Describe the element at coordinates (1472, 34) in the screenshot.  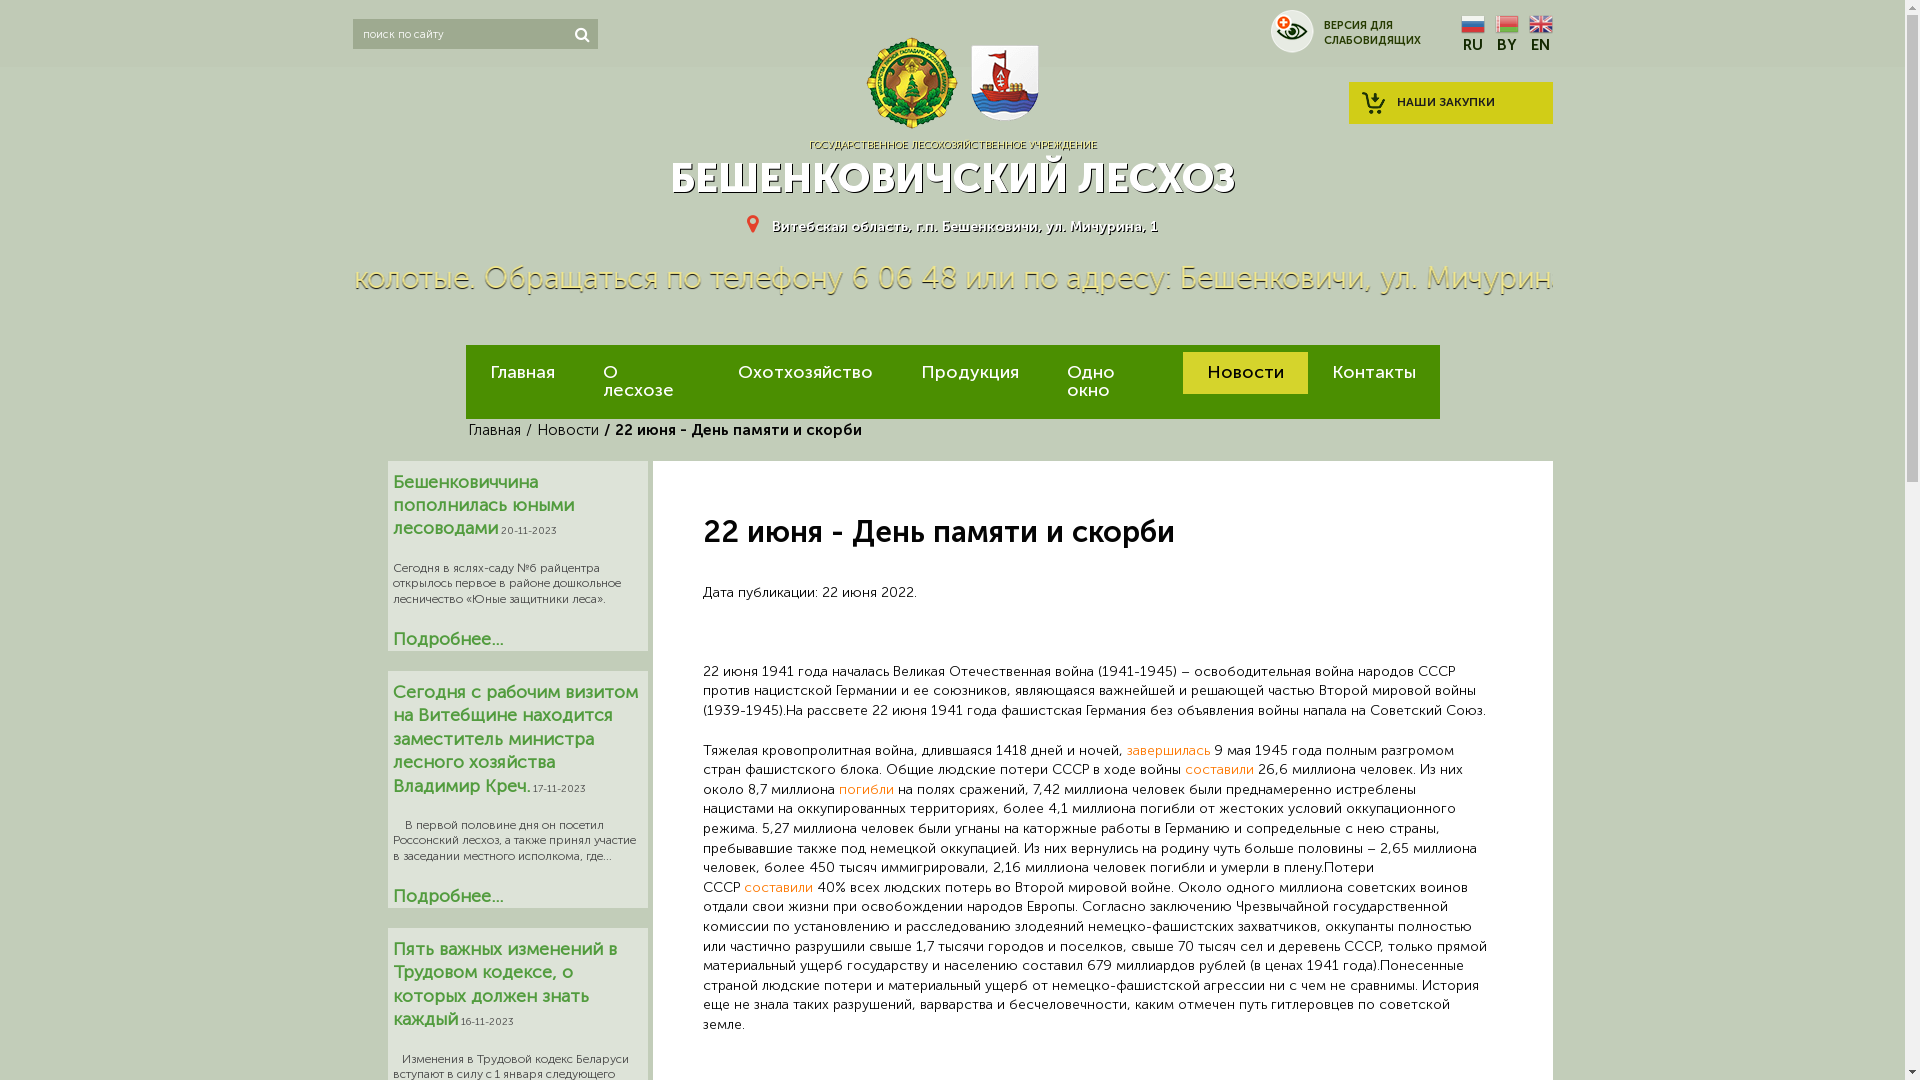
I see `'RU'` at that location.